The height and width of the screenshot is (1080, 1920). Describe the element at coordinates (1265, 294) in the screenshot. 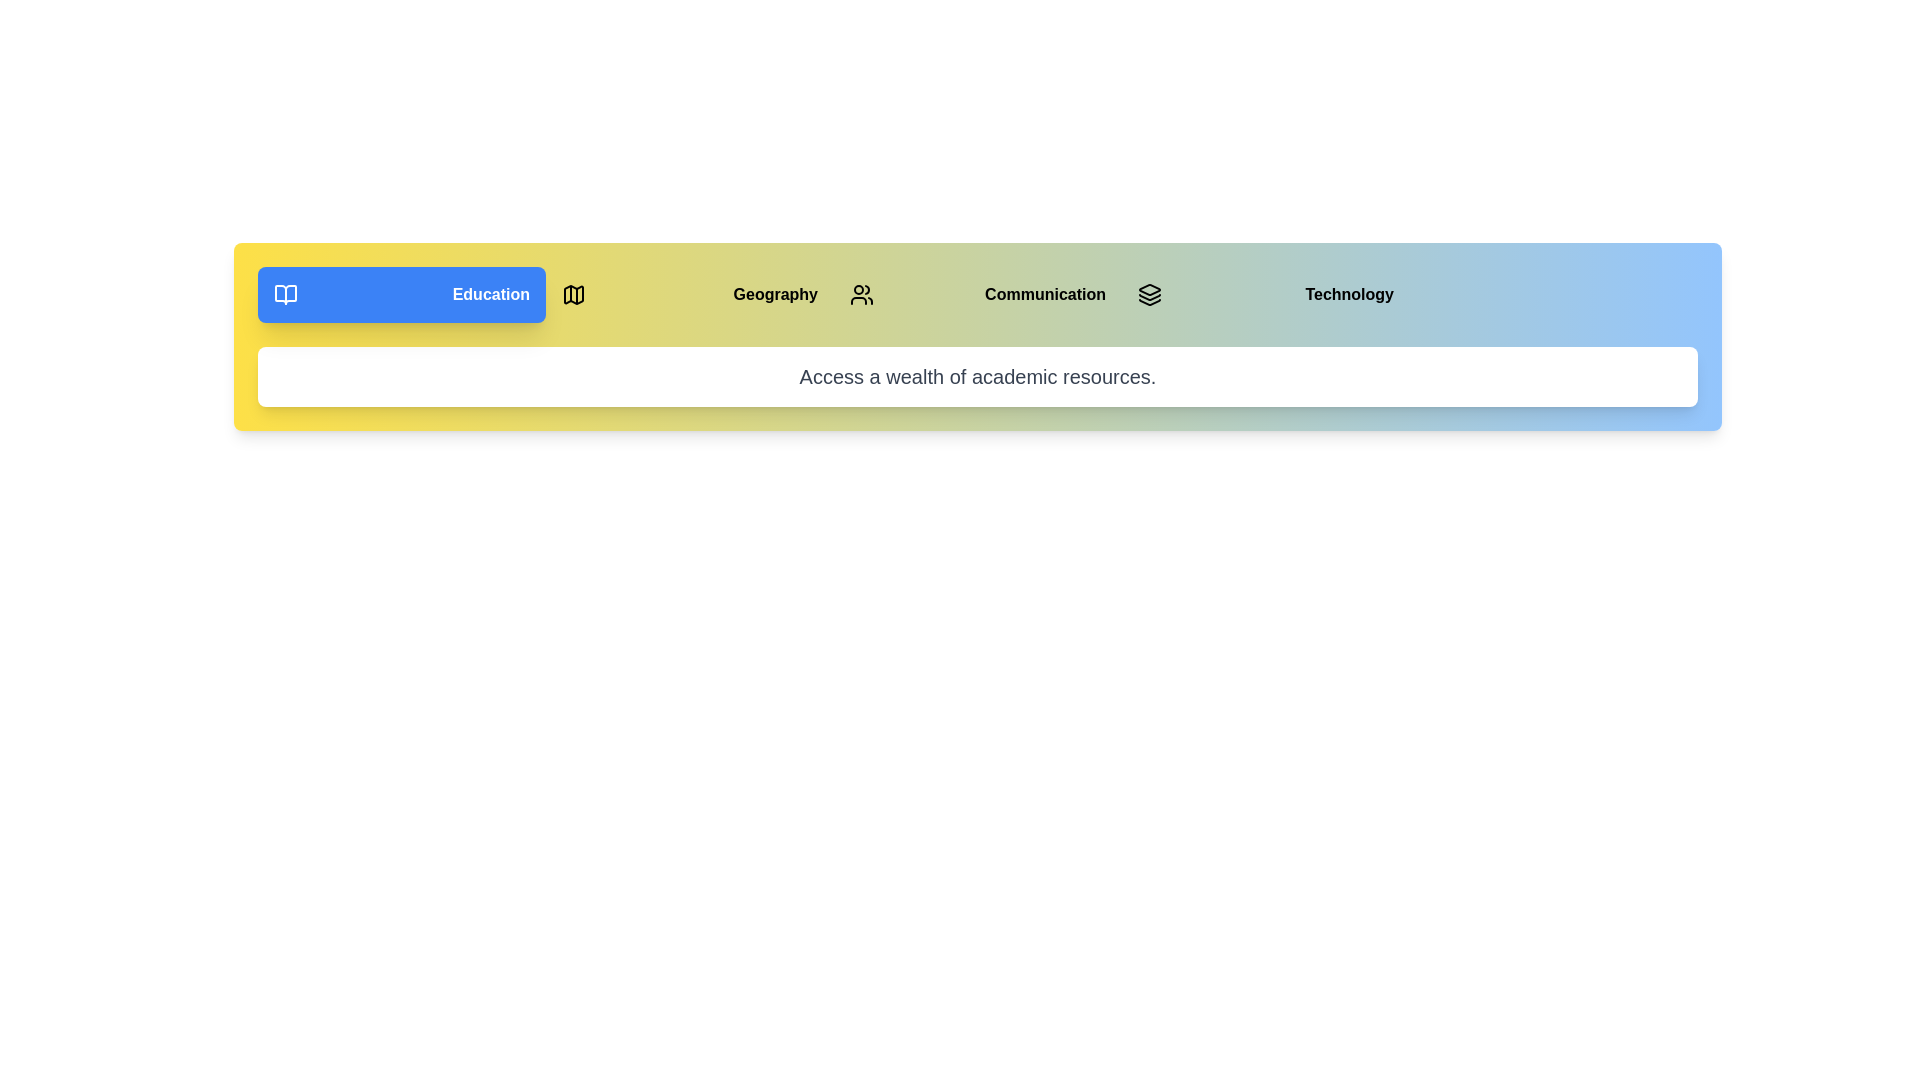

I see `the button corresponding to the Technology section to switch to it` at that location.